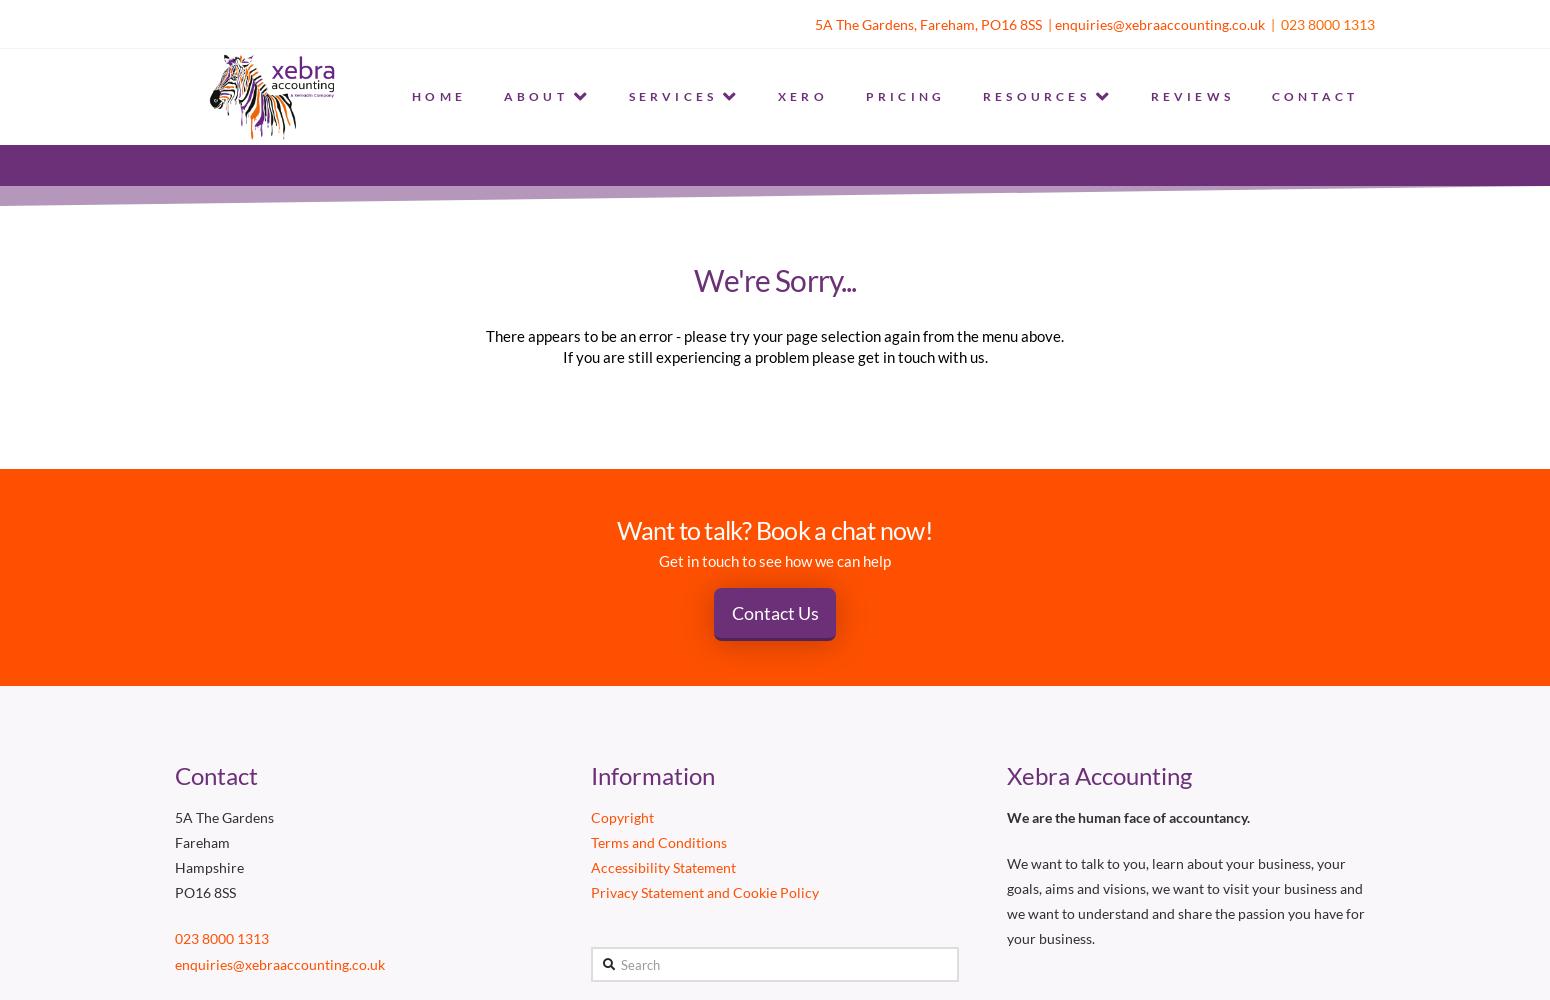  What do you see at coordinates (995, 178) in the screenshot?
I see `'BLOG'` at bounding box center [995, 178].